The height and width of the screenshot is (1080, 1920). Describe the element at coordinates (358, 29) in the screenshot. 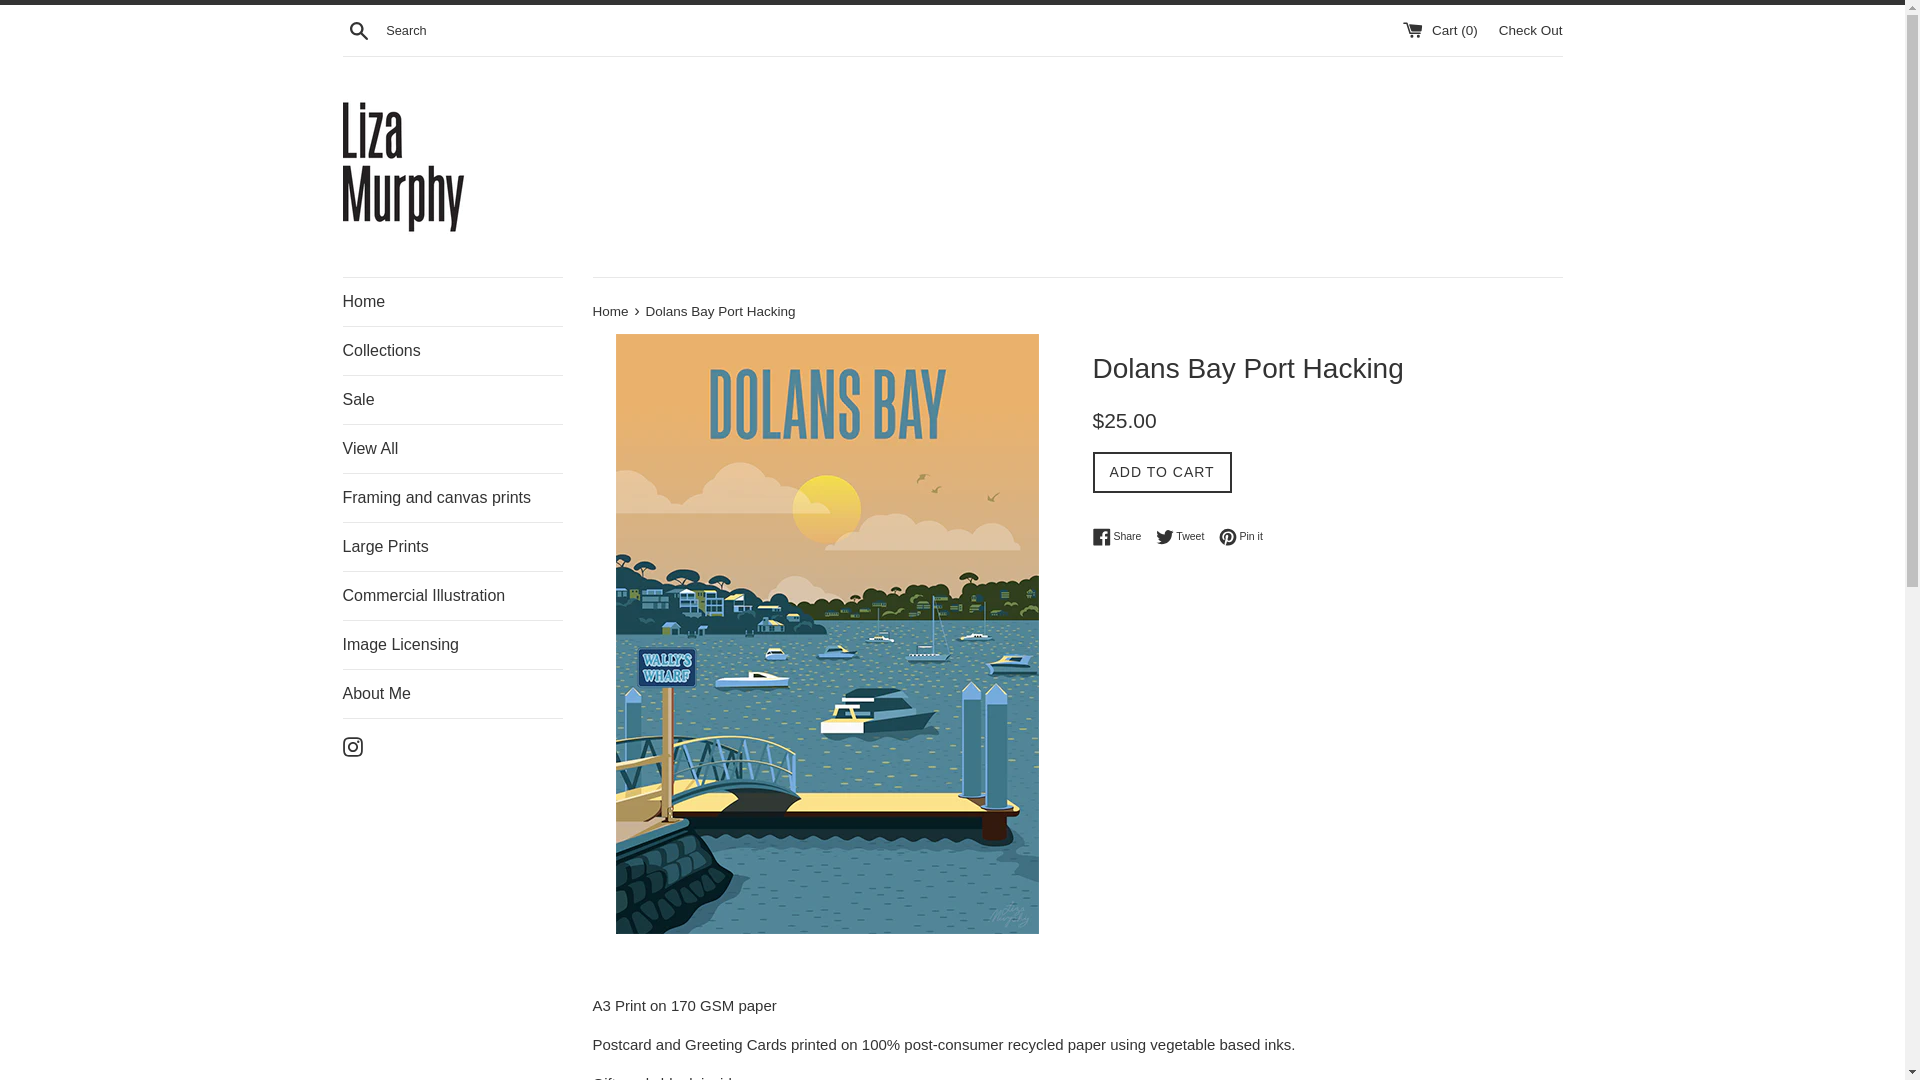

I see `'Search'` at that location.